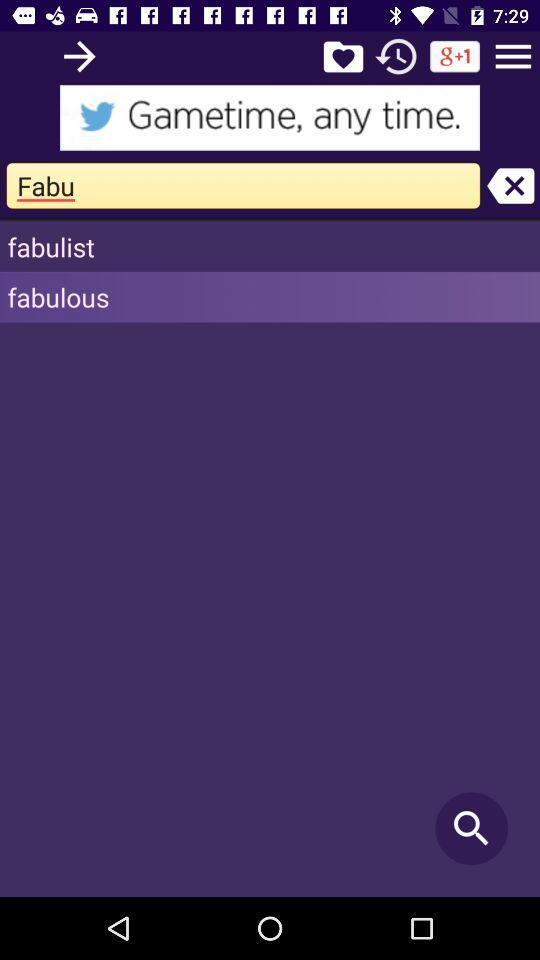  Describe the element at coordinates (510, 185) in the screenshot. I see `clear the text in search` at that location.